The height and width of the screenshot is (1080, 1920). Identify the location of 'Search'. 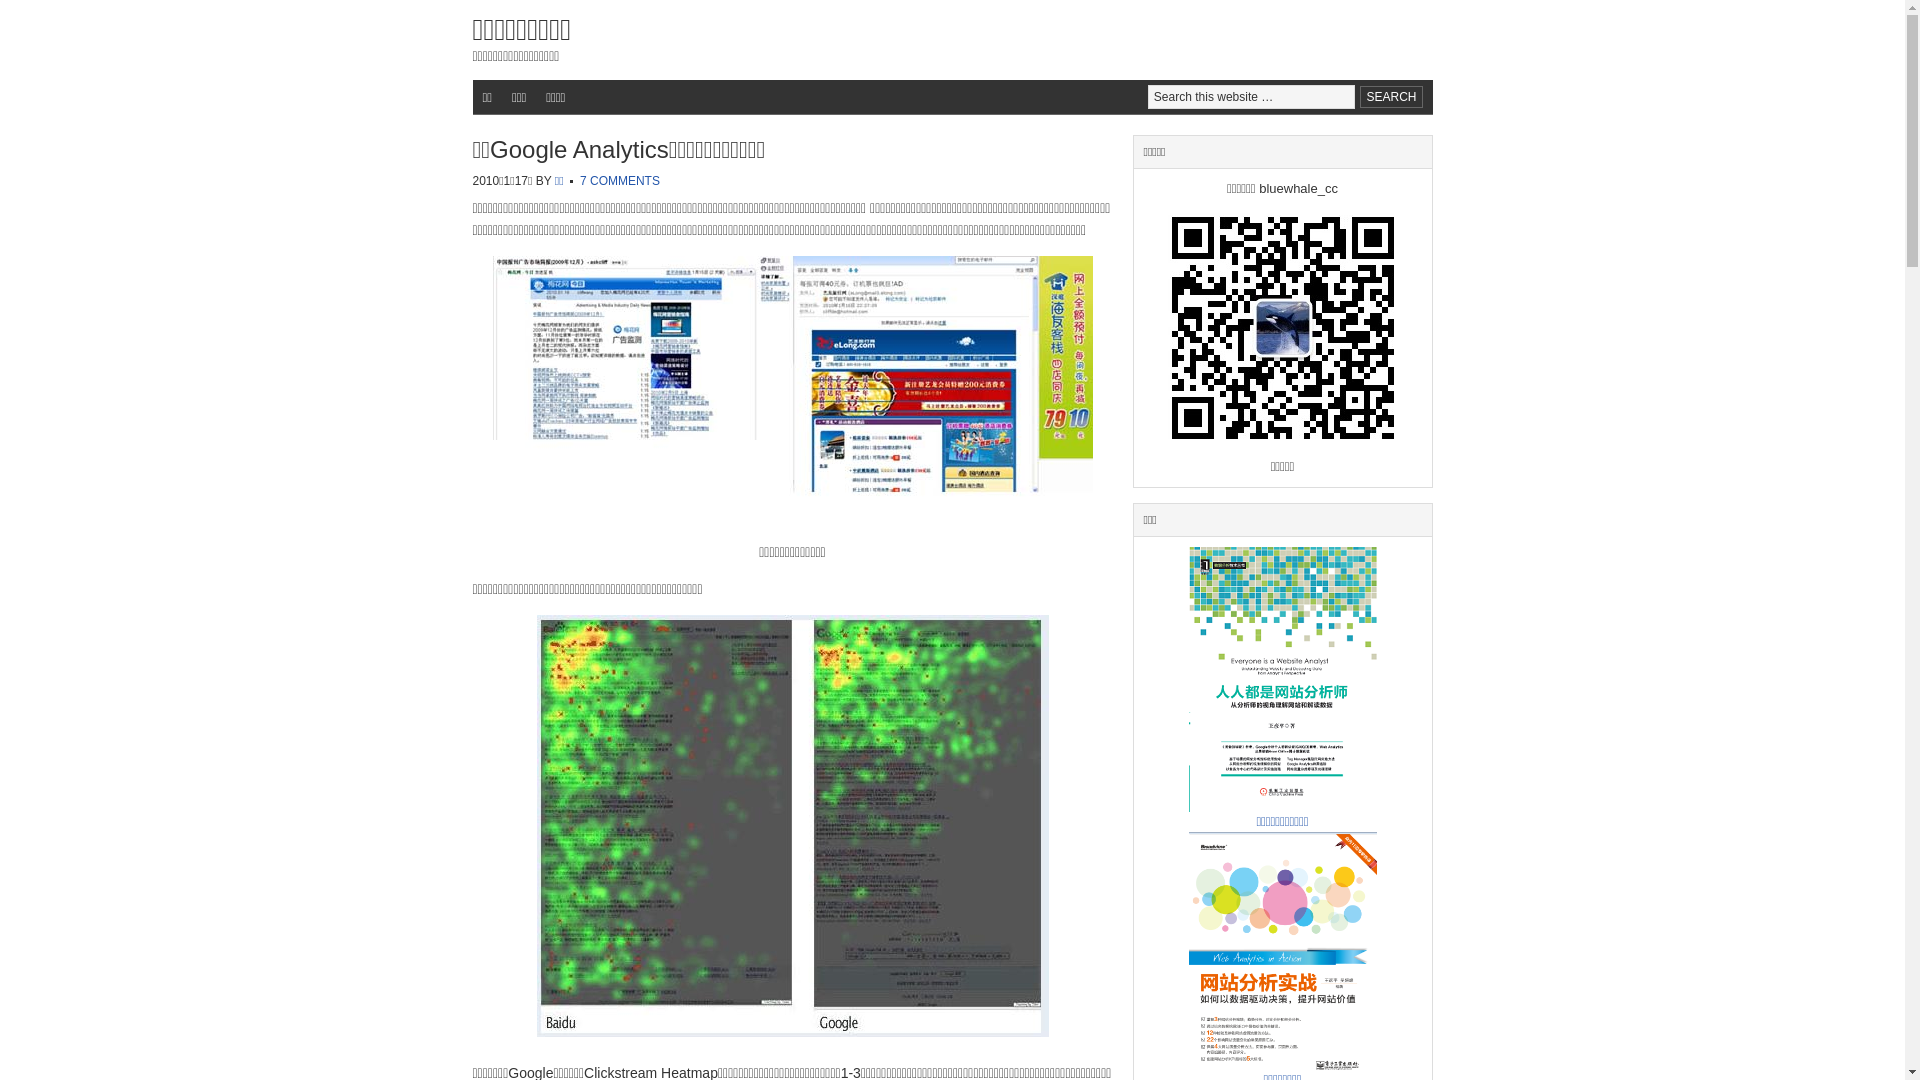
(1390, 96).